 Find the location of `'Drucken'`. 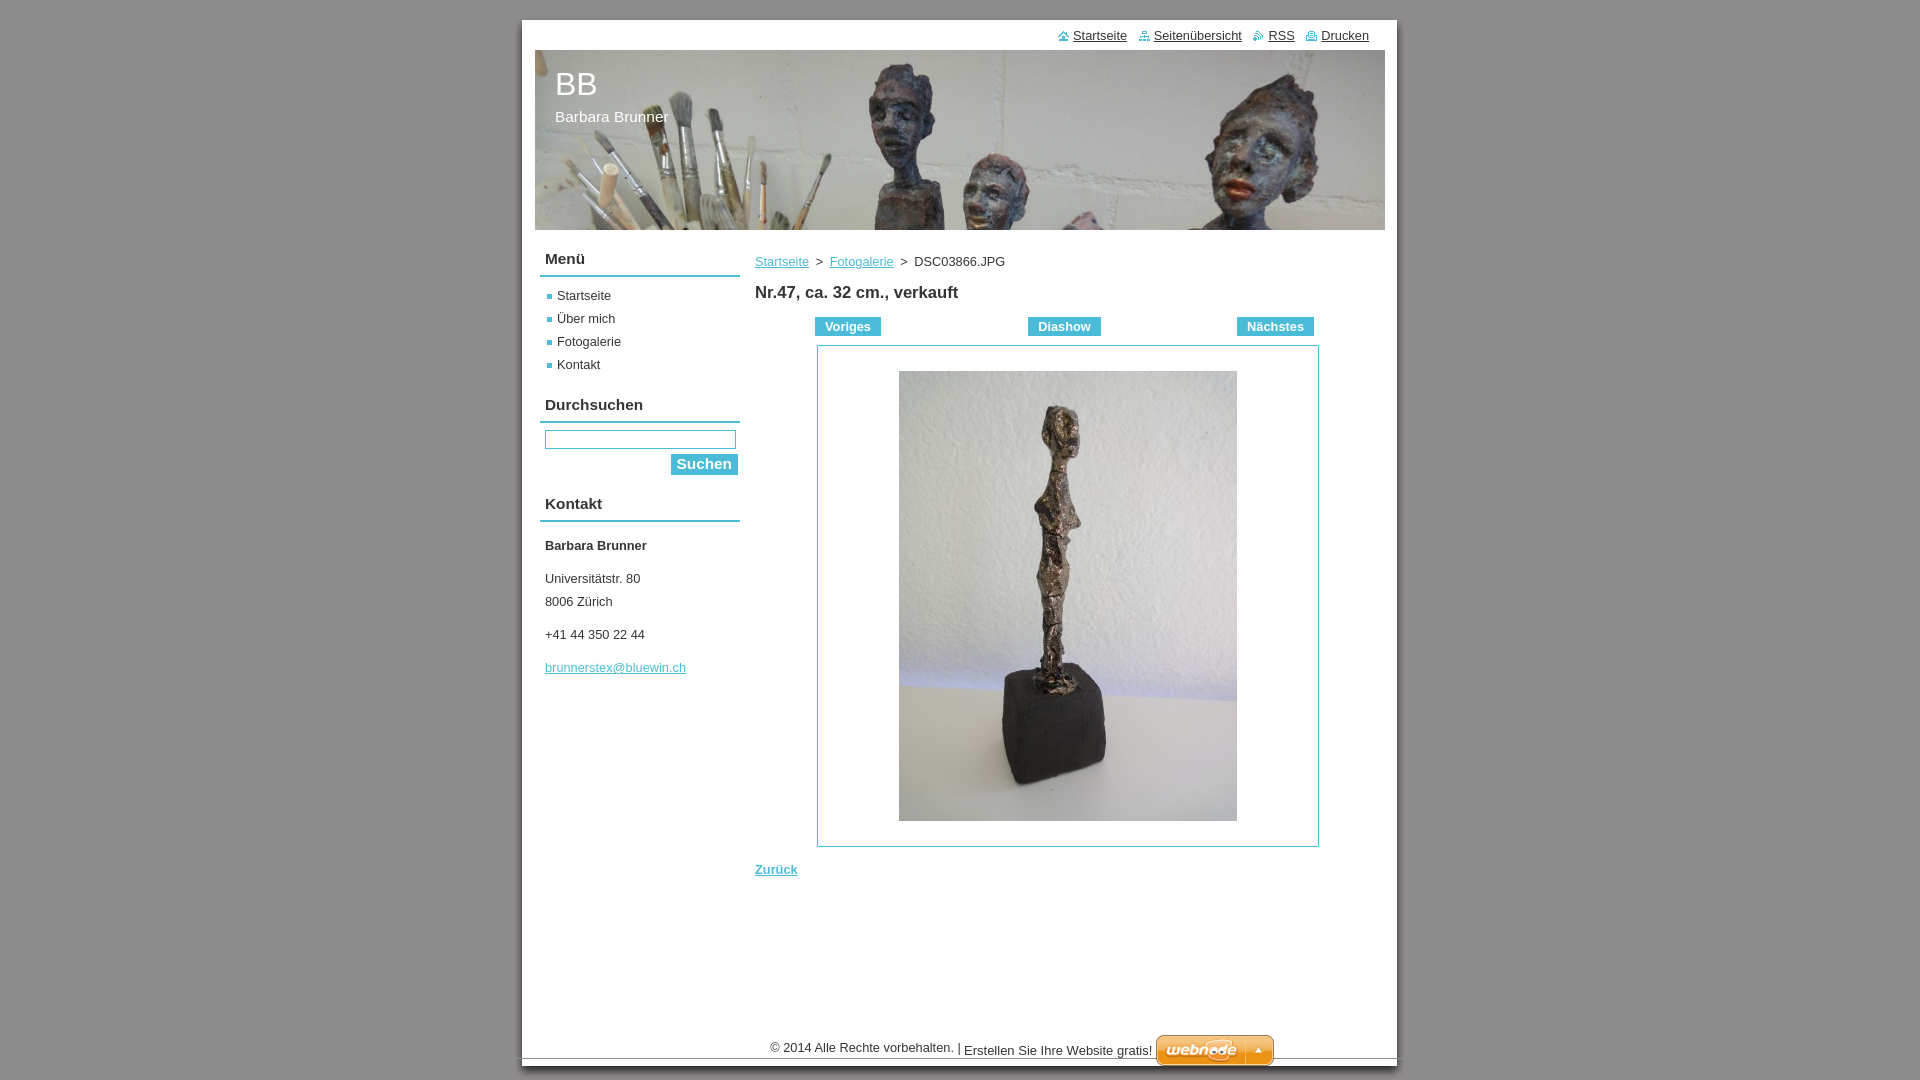

'Drucken' is located at coordinates (1337, 35).